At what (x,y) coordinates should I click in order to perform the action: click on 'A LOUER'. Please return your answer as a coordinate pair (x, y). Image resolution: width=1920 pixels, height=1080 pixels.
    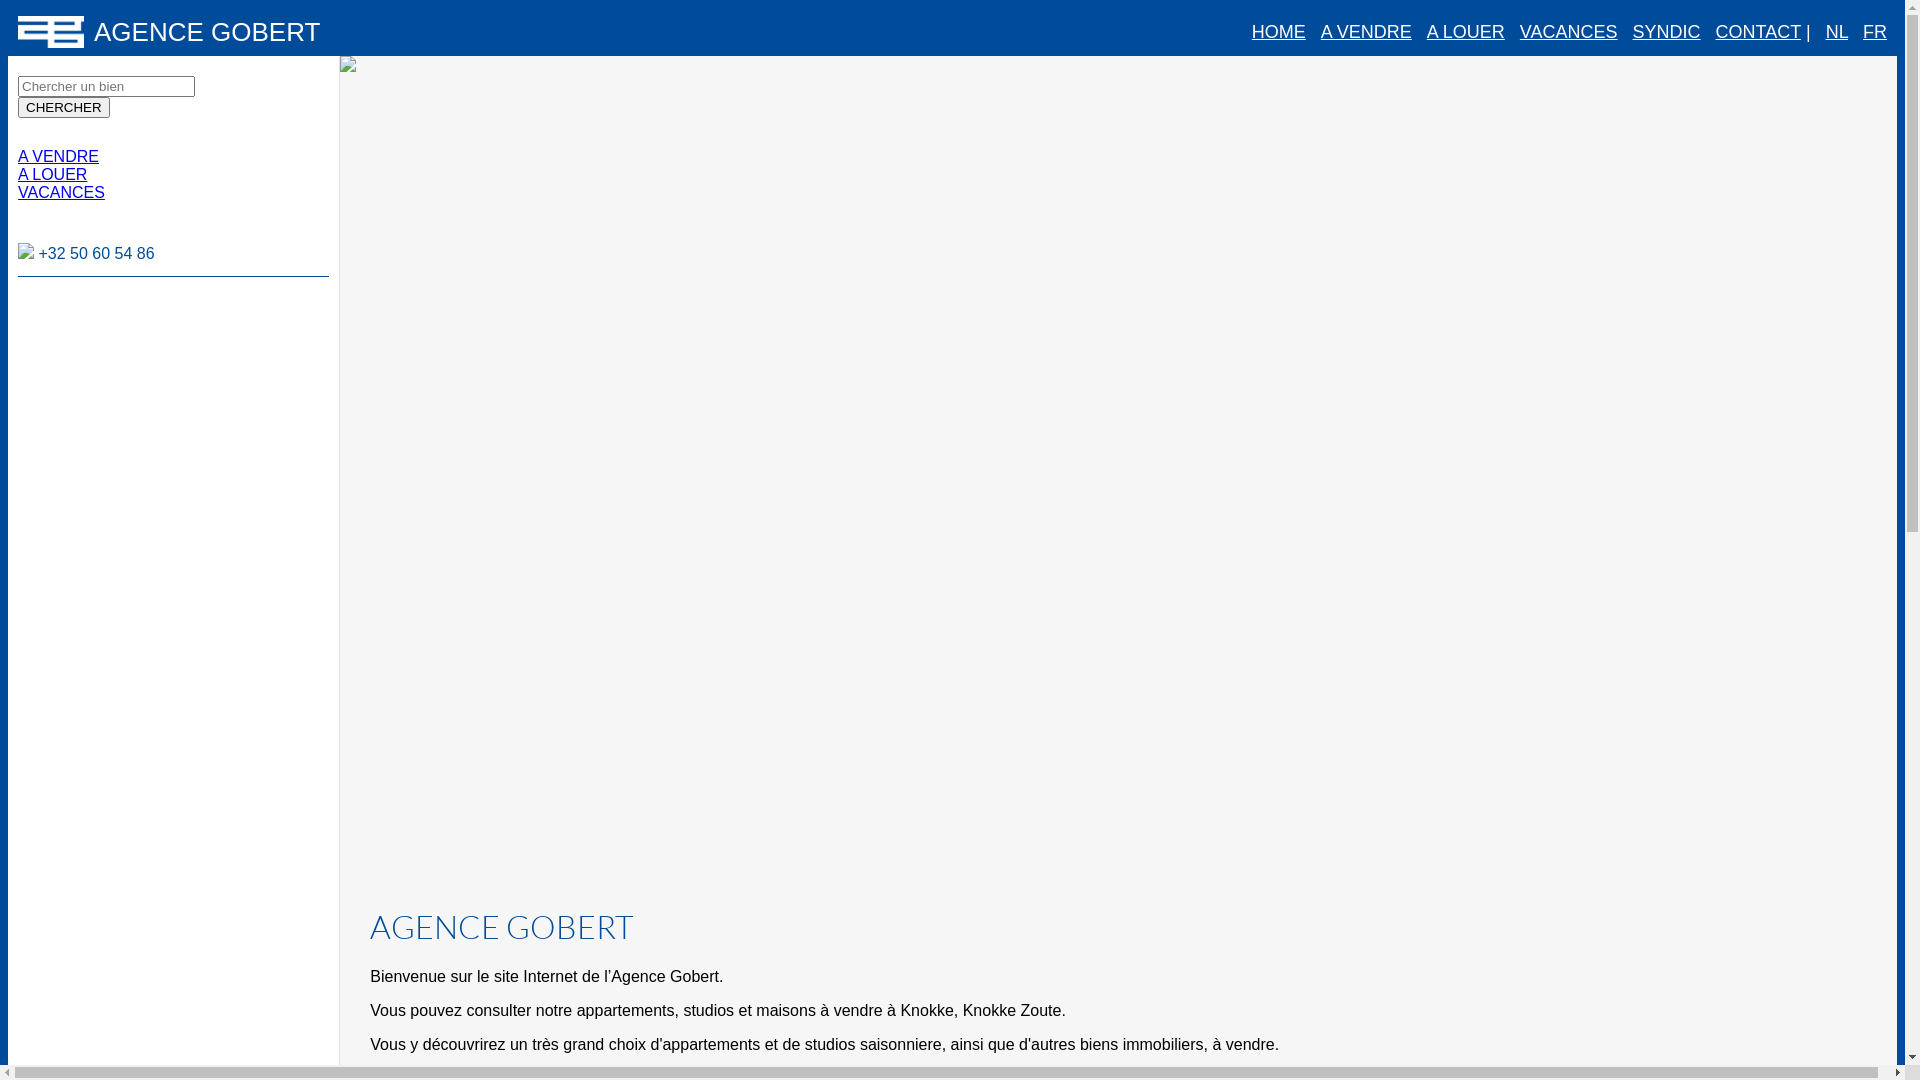
    Looking at the image, I should click on (52, 173).